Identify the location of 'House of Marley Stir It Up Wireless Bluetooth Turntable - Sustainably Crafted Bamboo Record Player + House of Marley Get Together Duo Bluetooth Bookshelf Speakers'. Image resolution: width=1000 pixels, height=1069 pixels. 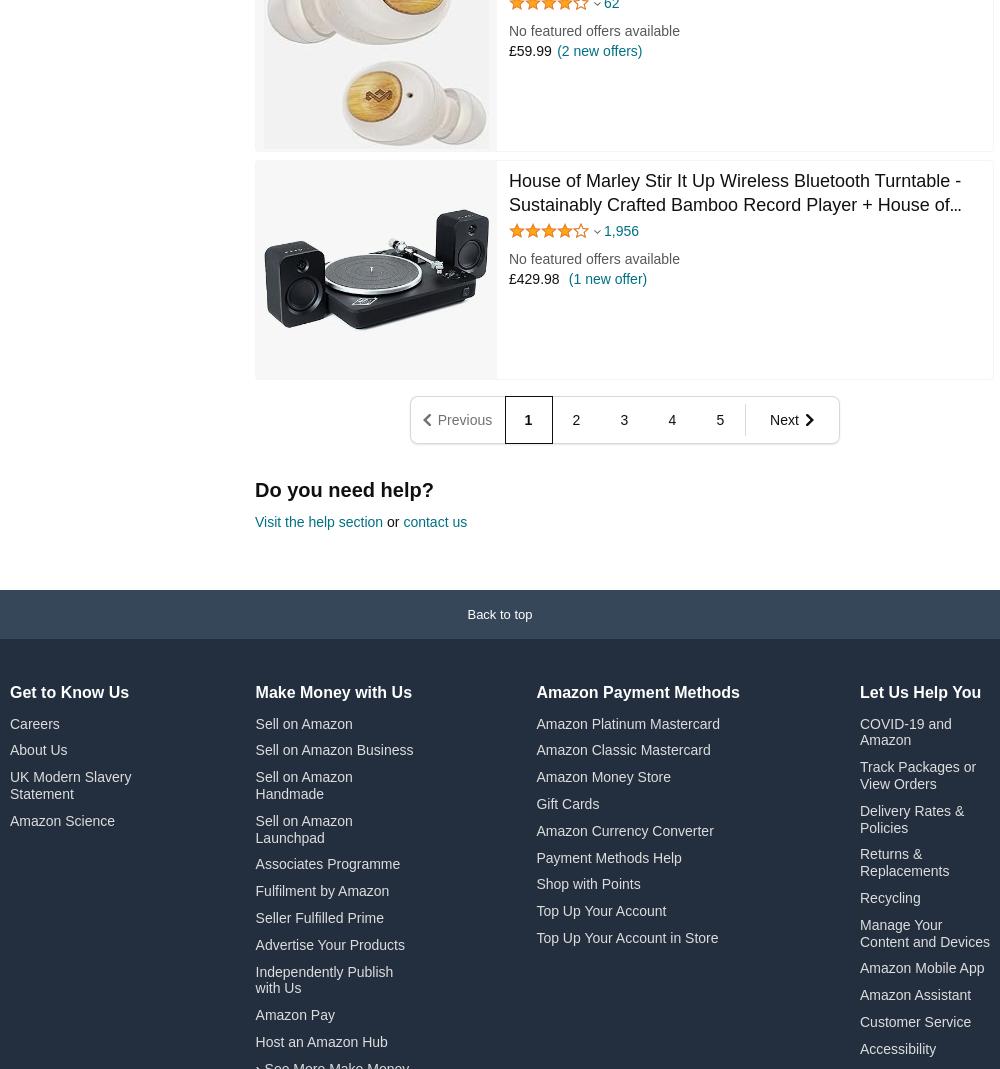
(734, 203).